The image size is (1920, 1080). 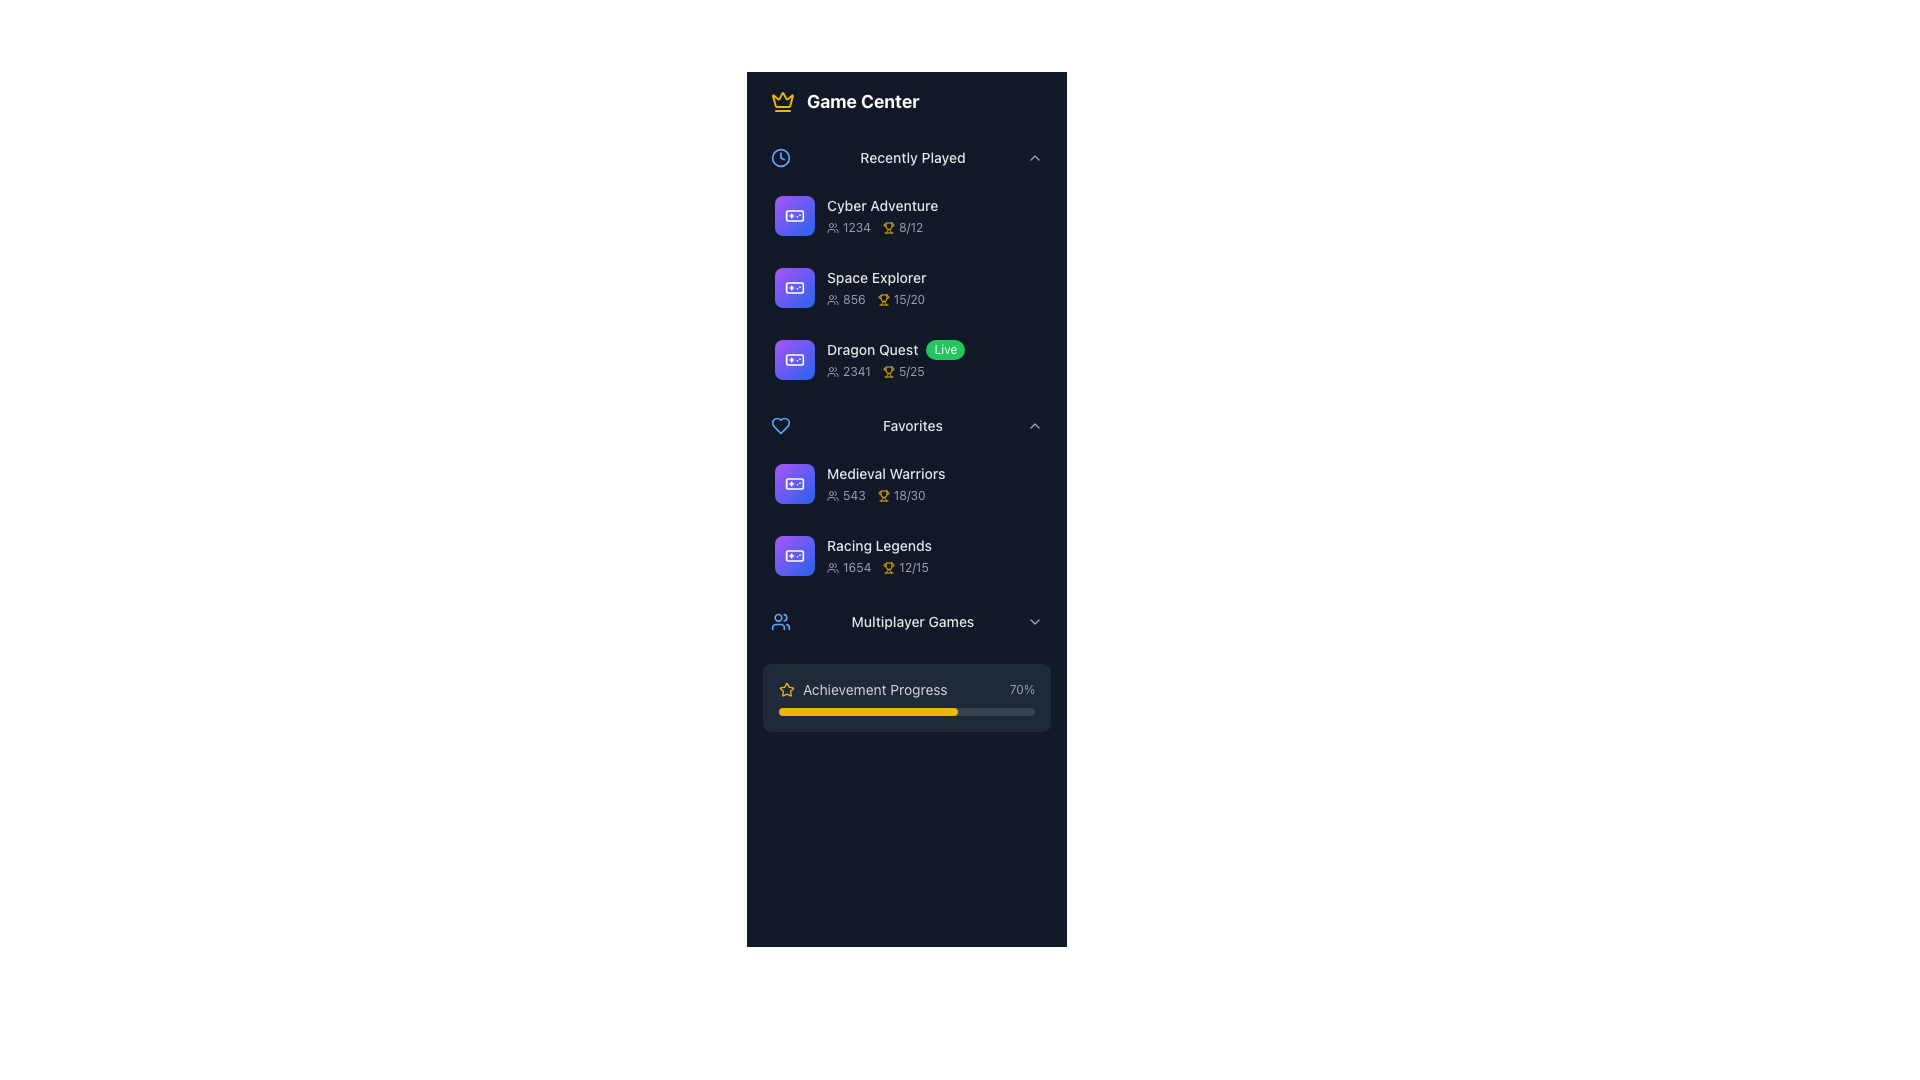 What do you see at coordinates (906, 555) in the screenshot?
I see `the 'Racing Legends' game entry list item located in the 'Favorites' section, which is the second item below 'Medieval Warriors'` at bounding box center [906, 555].